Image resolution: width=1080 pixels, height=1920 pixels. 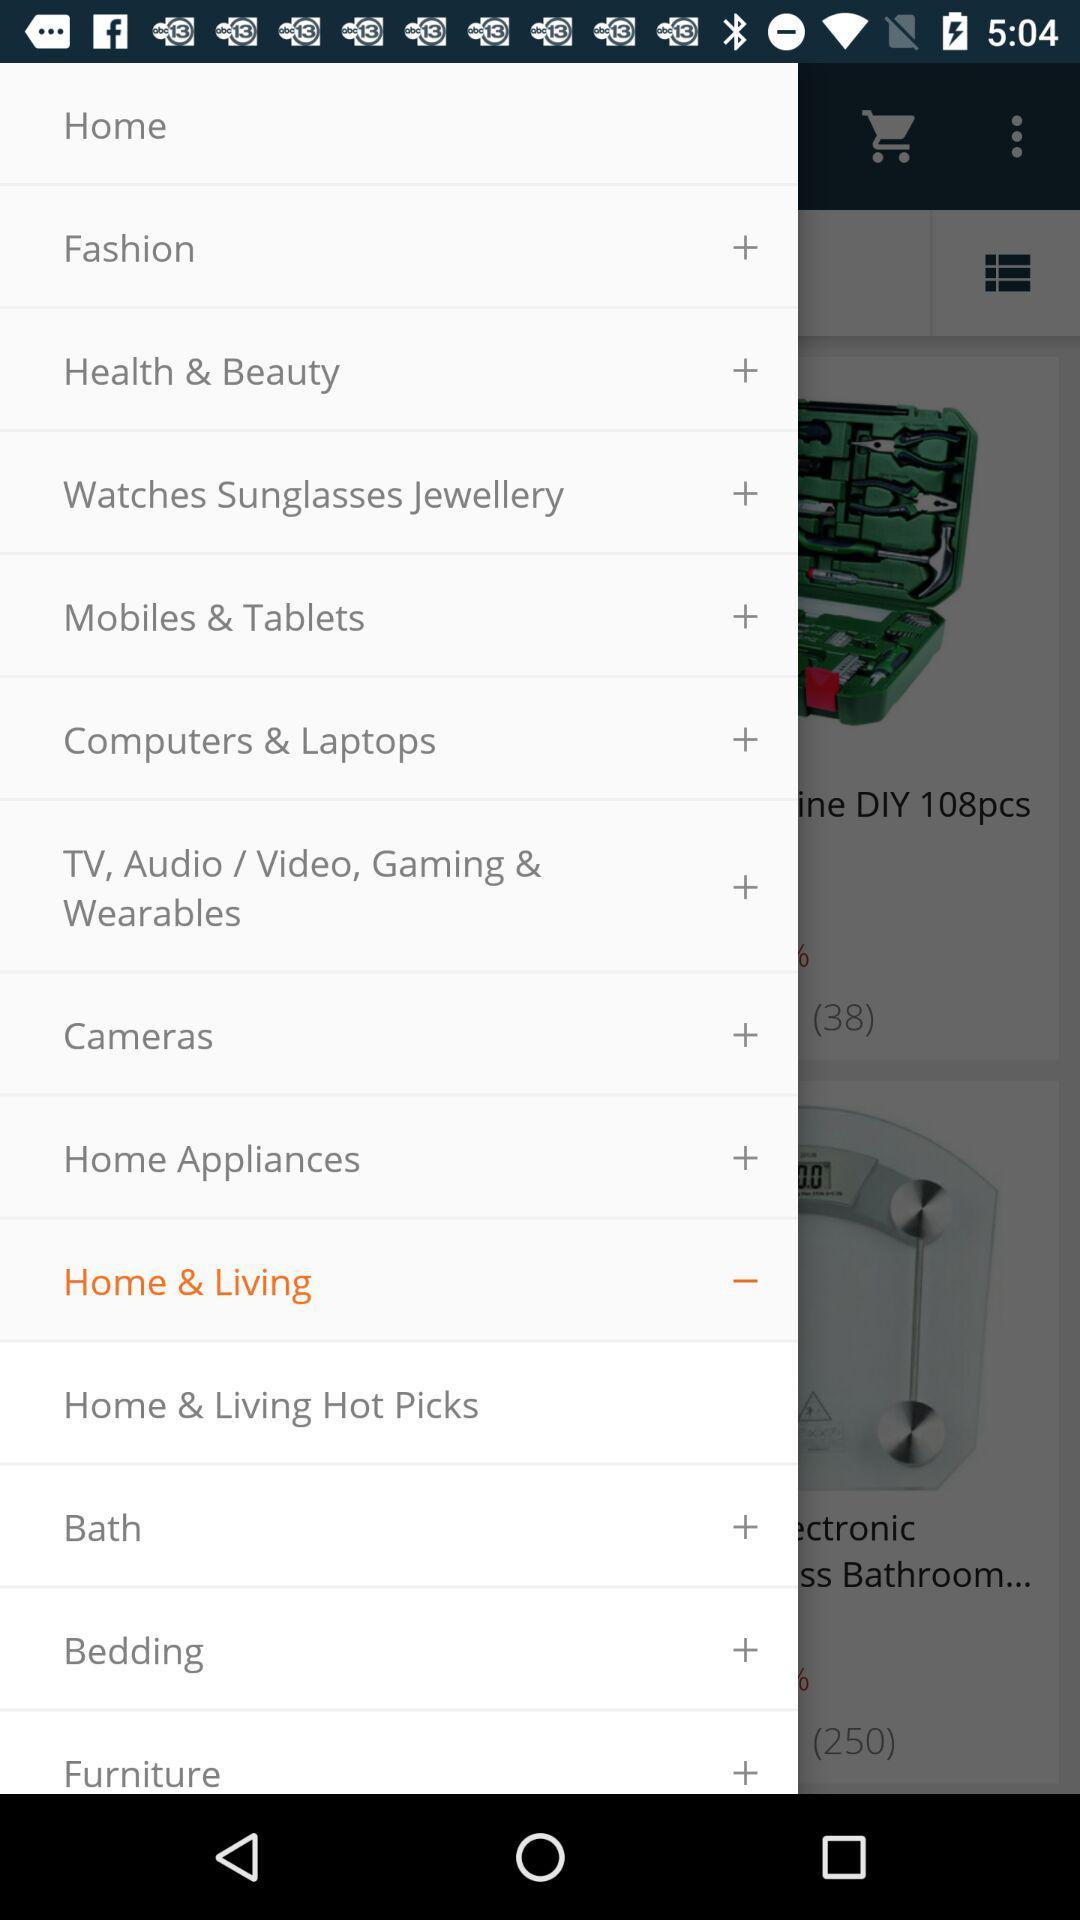 What do you see at coordinates (745, 1157) in the screenshot?
I see `the icon which is right to home appliances` at bounding box center [745, 1157].